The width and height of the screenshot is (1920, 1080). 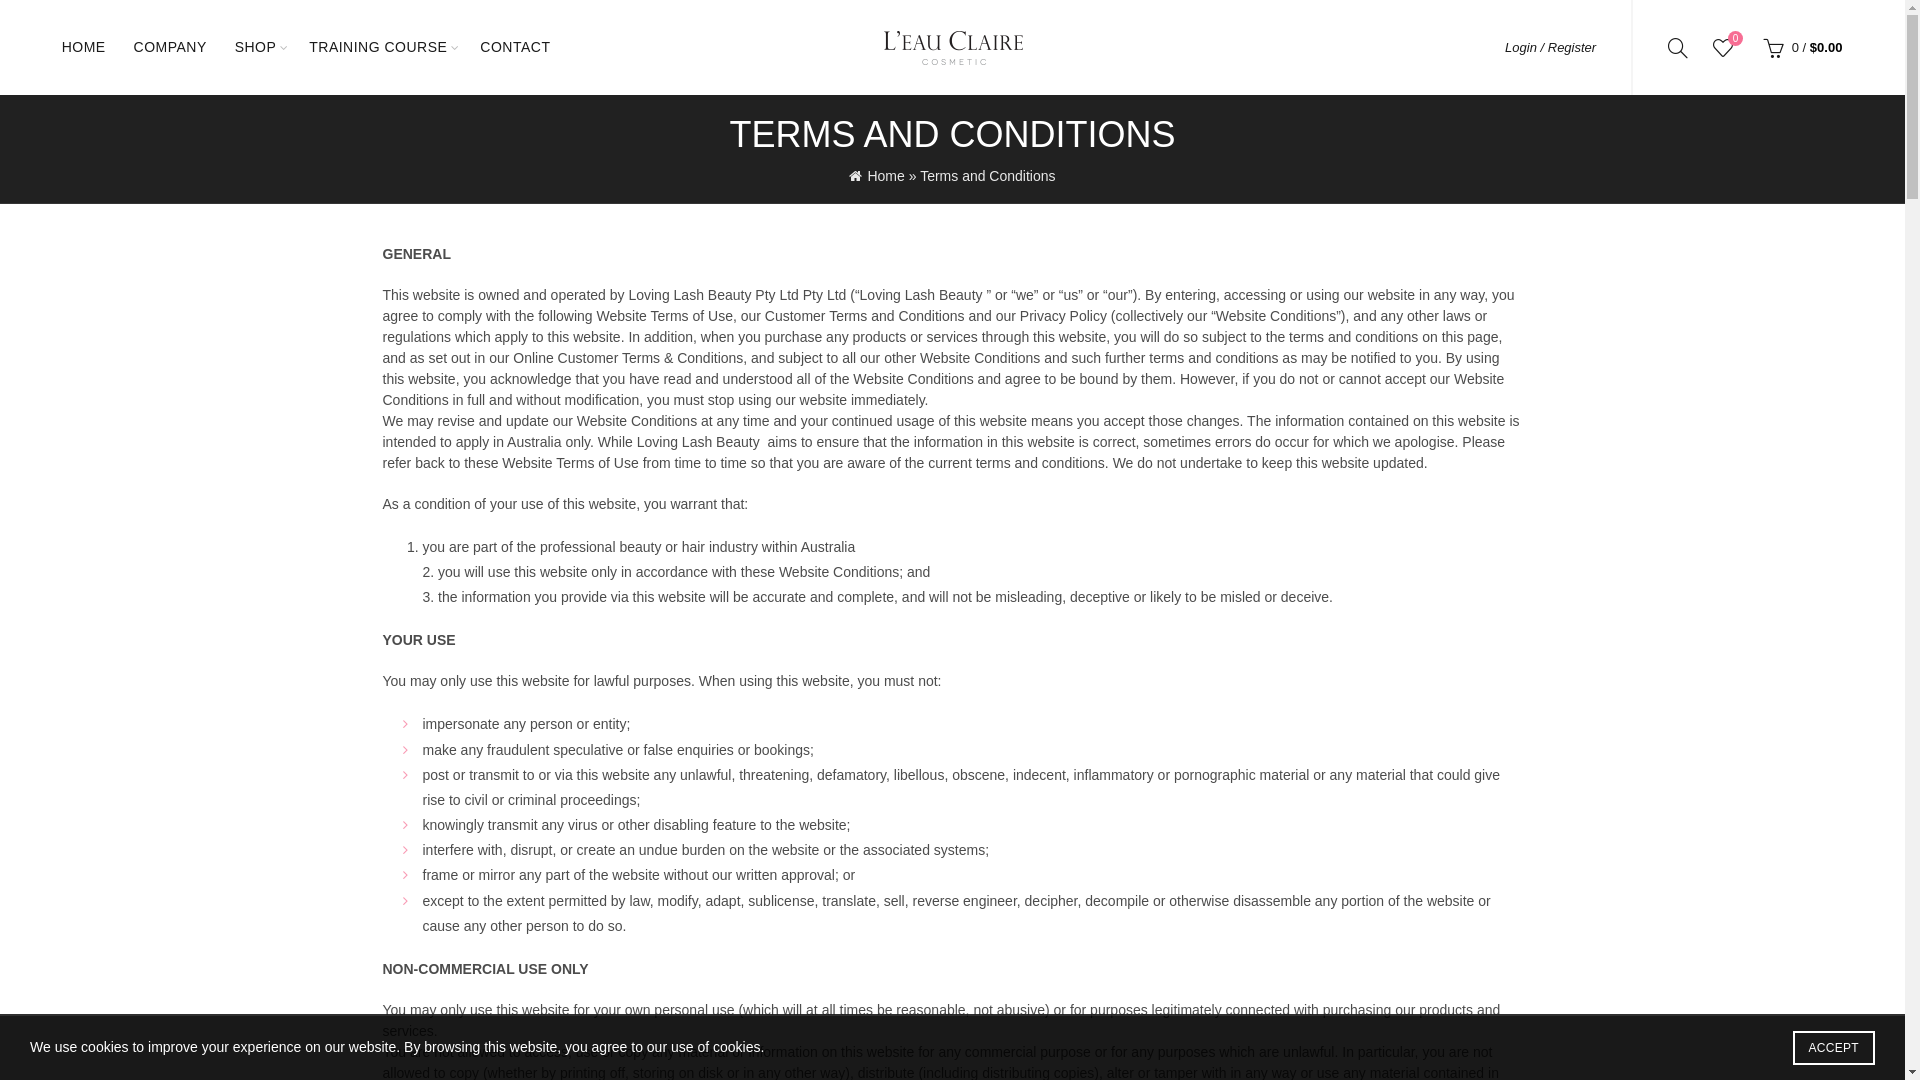 I want to click on '0 / $0.00', so click(x=1800, y=45).